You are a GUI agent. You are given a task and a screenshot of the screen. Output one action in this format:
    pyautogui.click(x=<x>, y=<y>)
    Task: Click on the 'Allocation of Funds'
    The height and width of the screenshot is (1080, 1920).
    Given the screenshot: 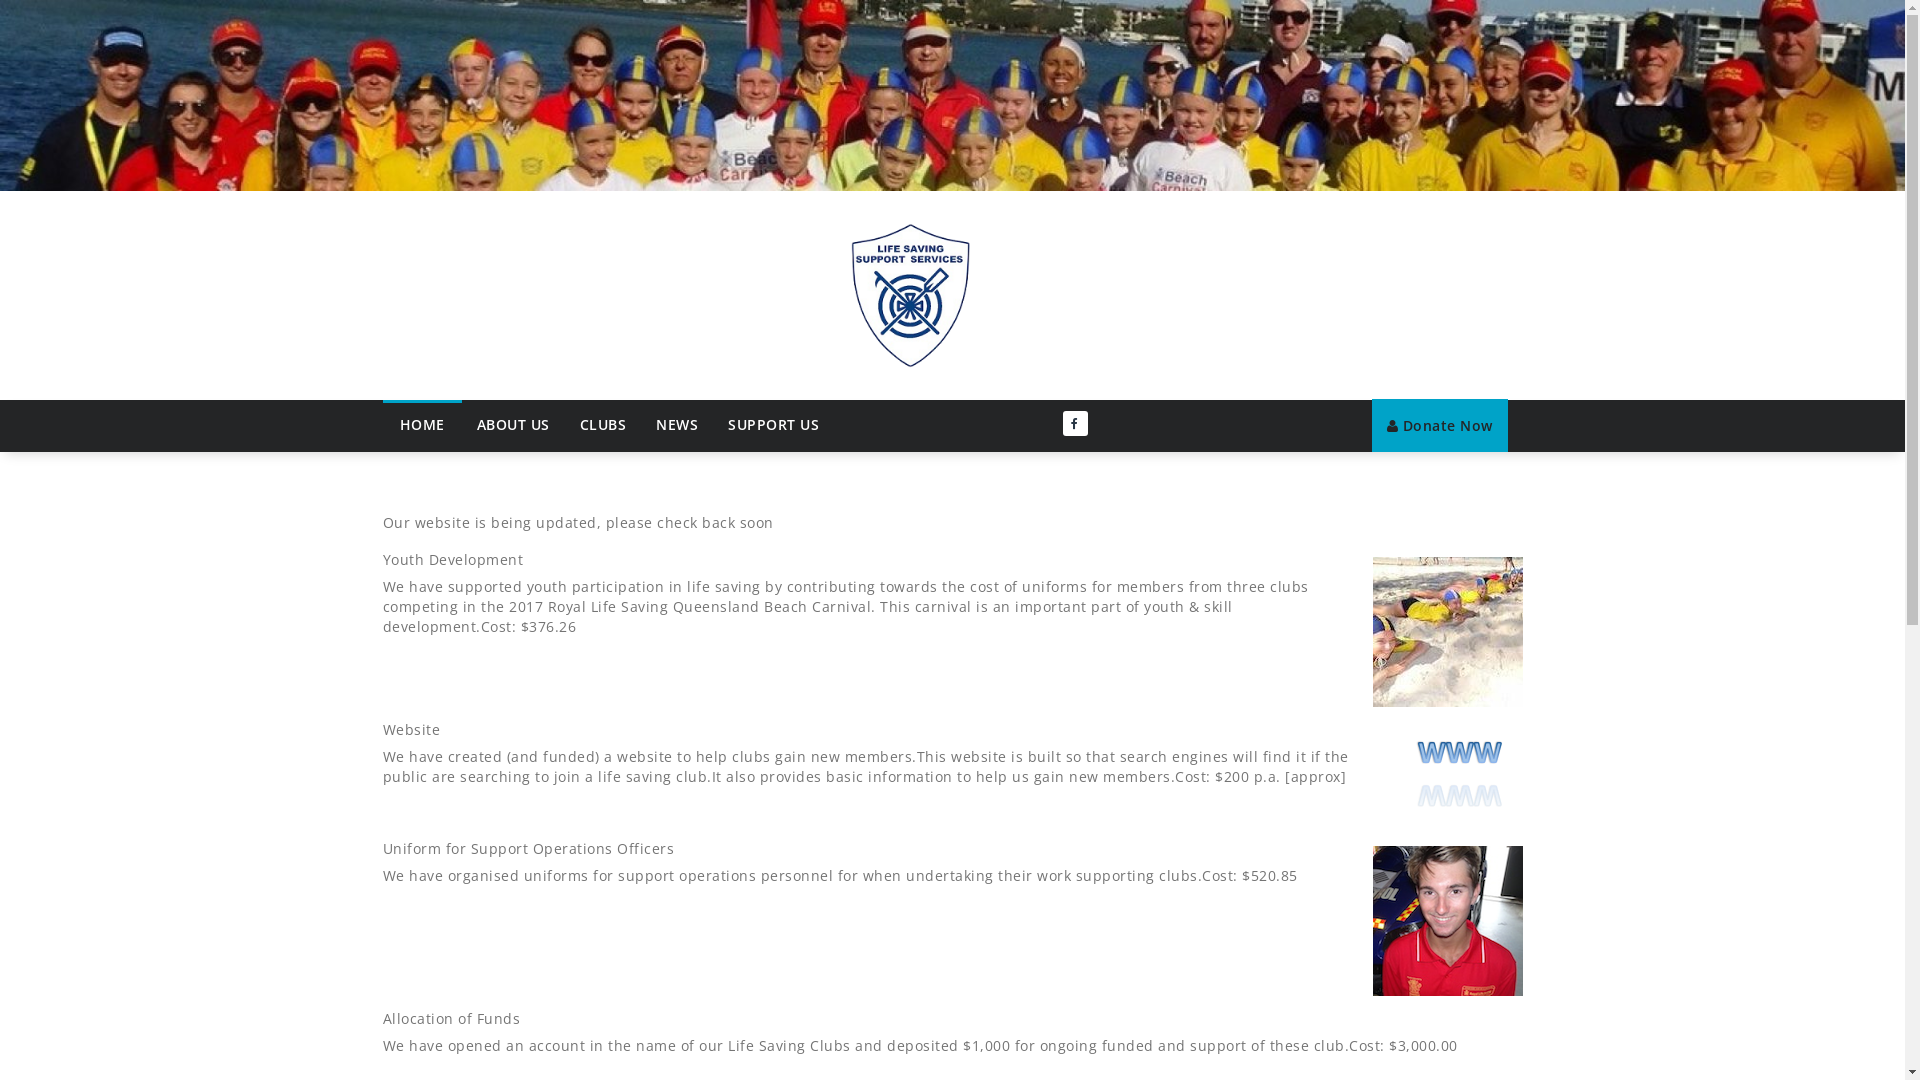 What is the action you would take?
    pyautogui.click(x=382, y=1018)
    